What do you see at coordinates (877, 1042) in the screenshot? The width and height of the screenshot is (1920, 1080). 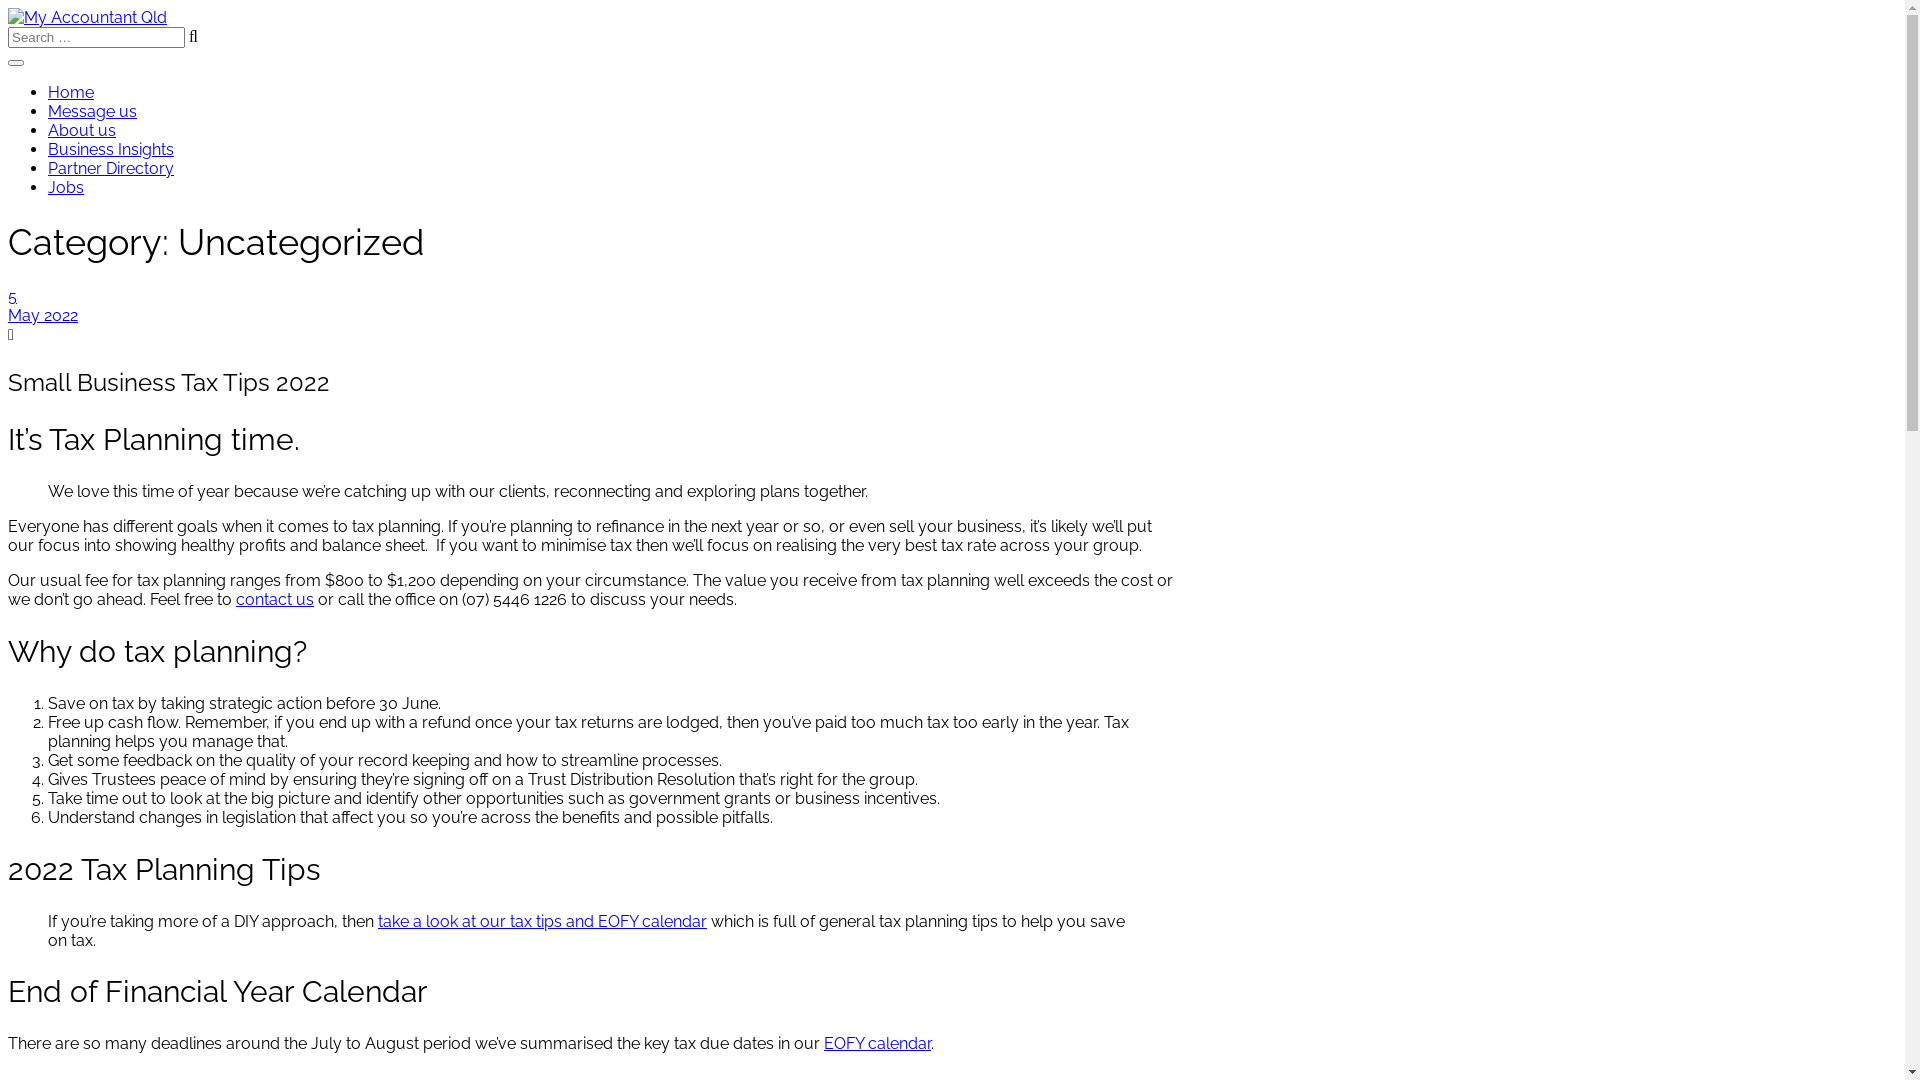 I see `'EOFY calendar'` at bounding box center [877, 1042].